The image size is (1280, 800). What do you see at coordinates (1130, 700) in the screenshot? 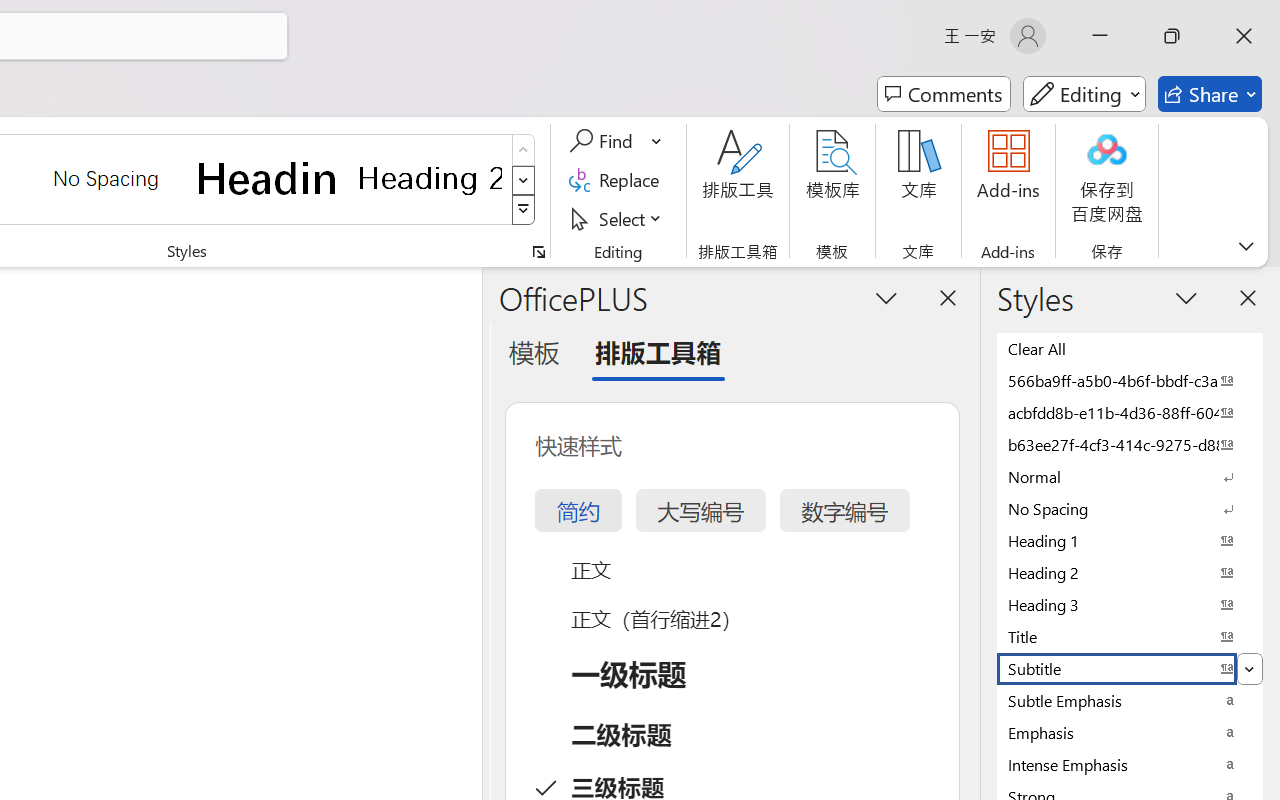
I see `'Subtle Emphasis'` at bounding box center [1130, 700].